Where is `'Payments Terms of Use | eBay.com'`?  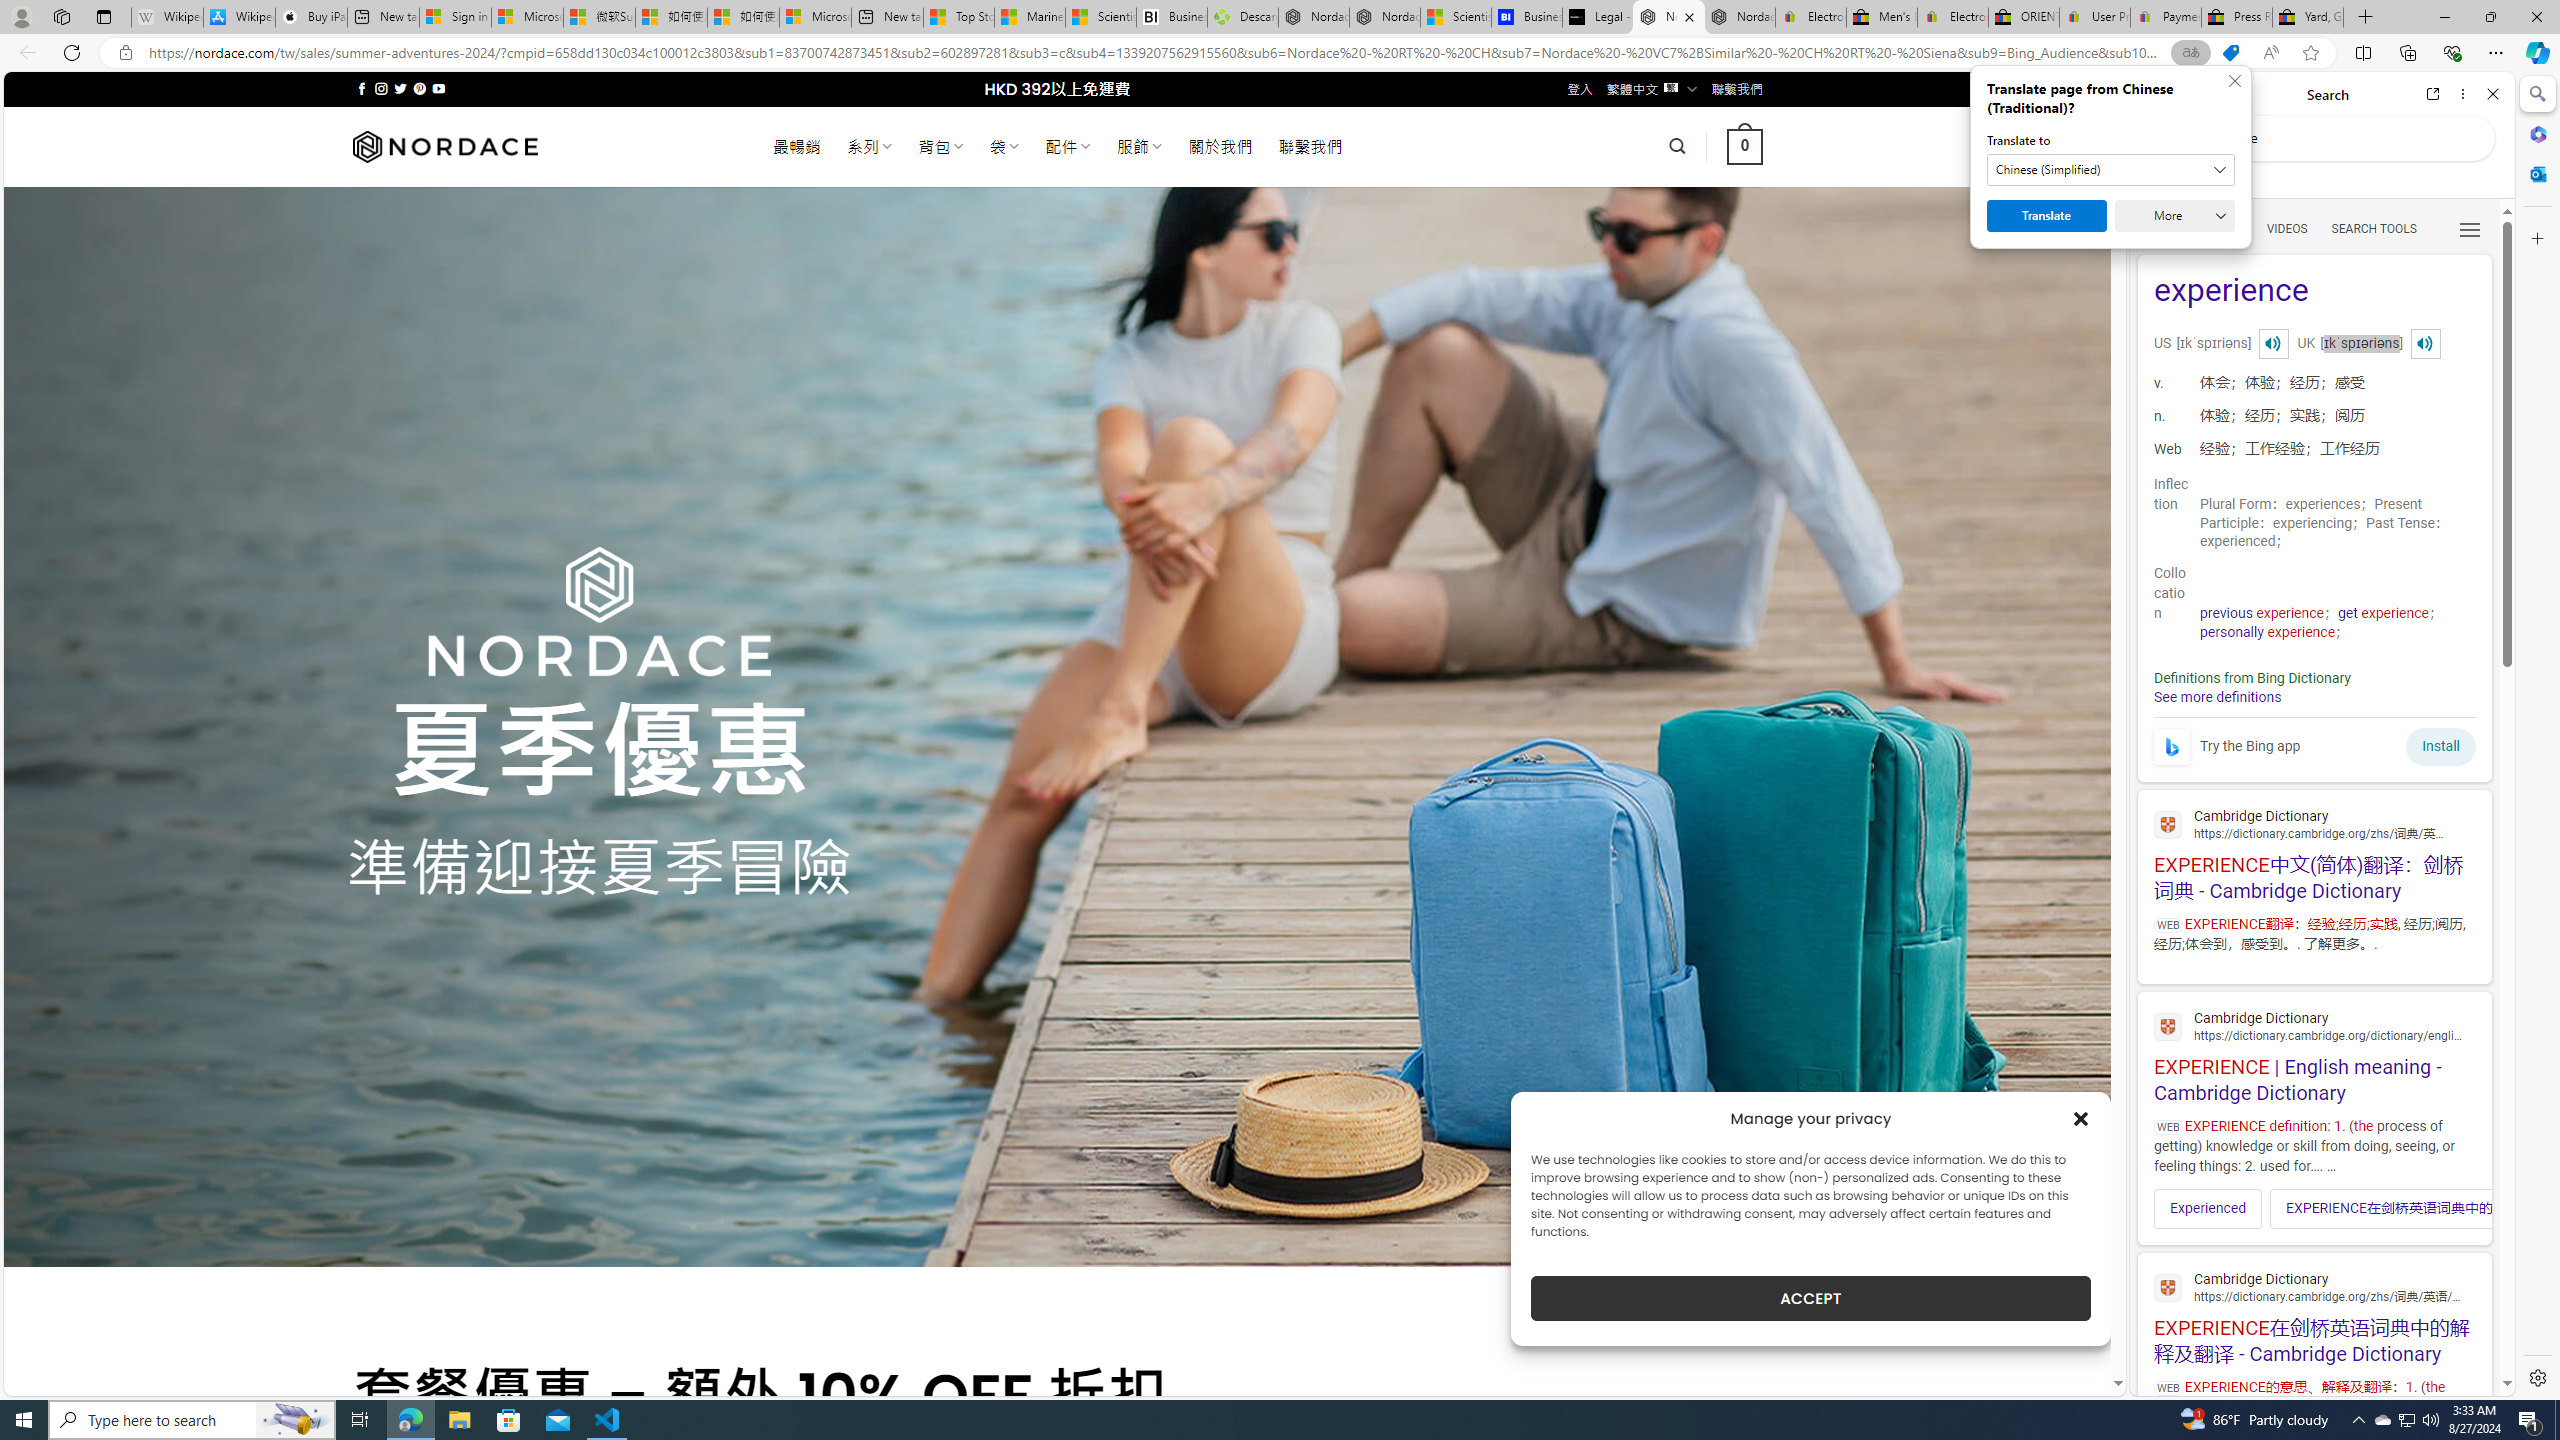
'Payments Terms of Use | eBay.com' is located at coordinates (2164, 16).